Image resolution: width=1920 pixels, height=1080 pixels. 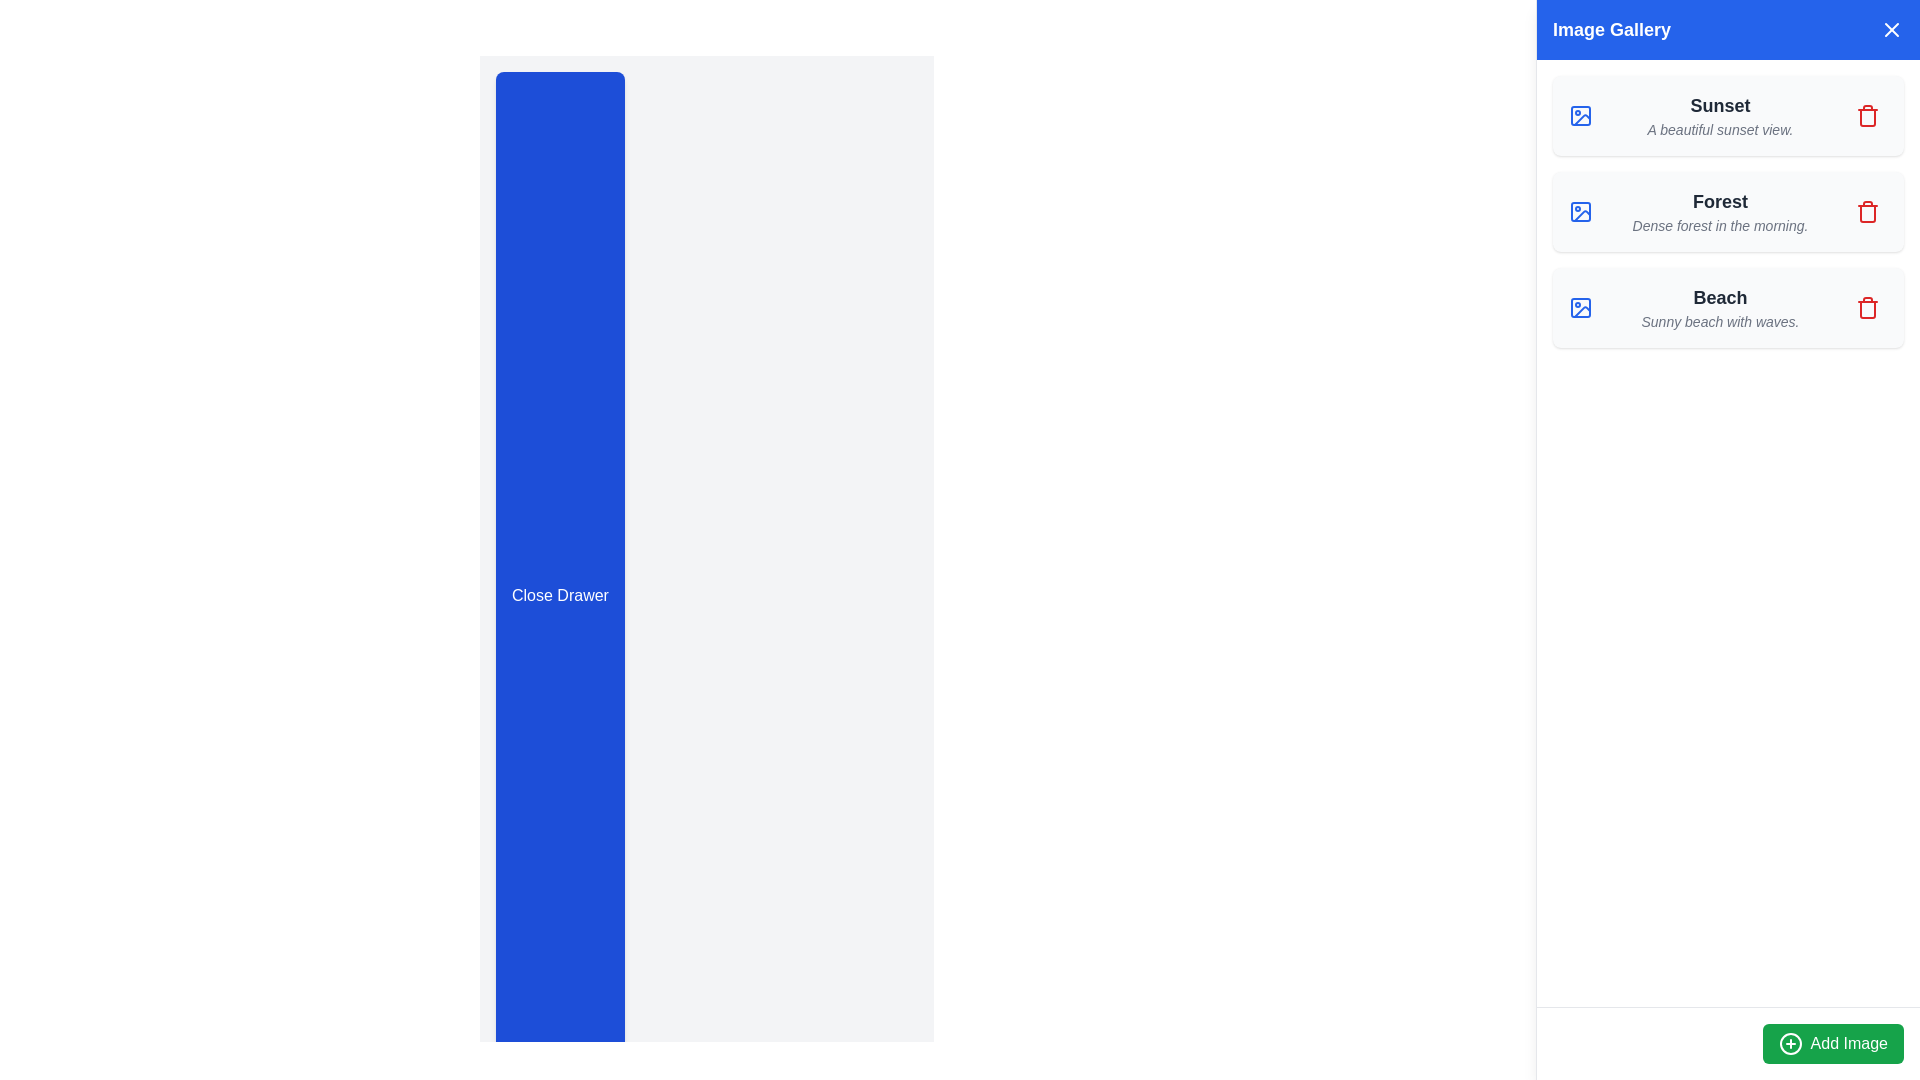 What do you see at coordinates (1579, 212) in the screenshot?
I see `the light blue rectangular SVG icon located near the top-left corner of the blue image frame within the 'Forest' item of the 'Image Gallery'` at bounding box center [1579, 212].